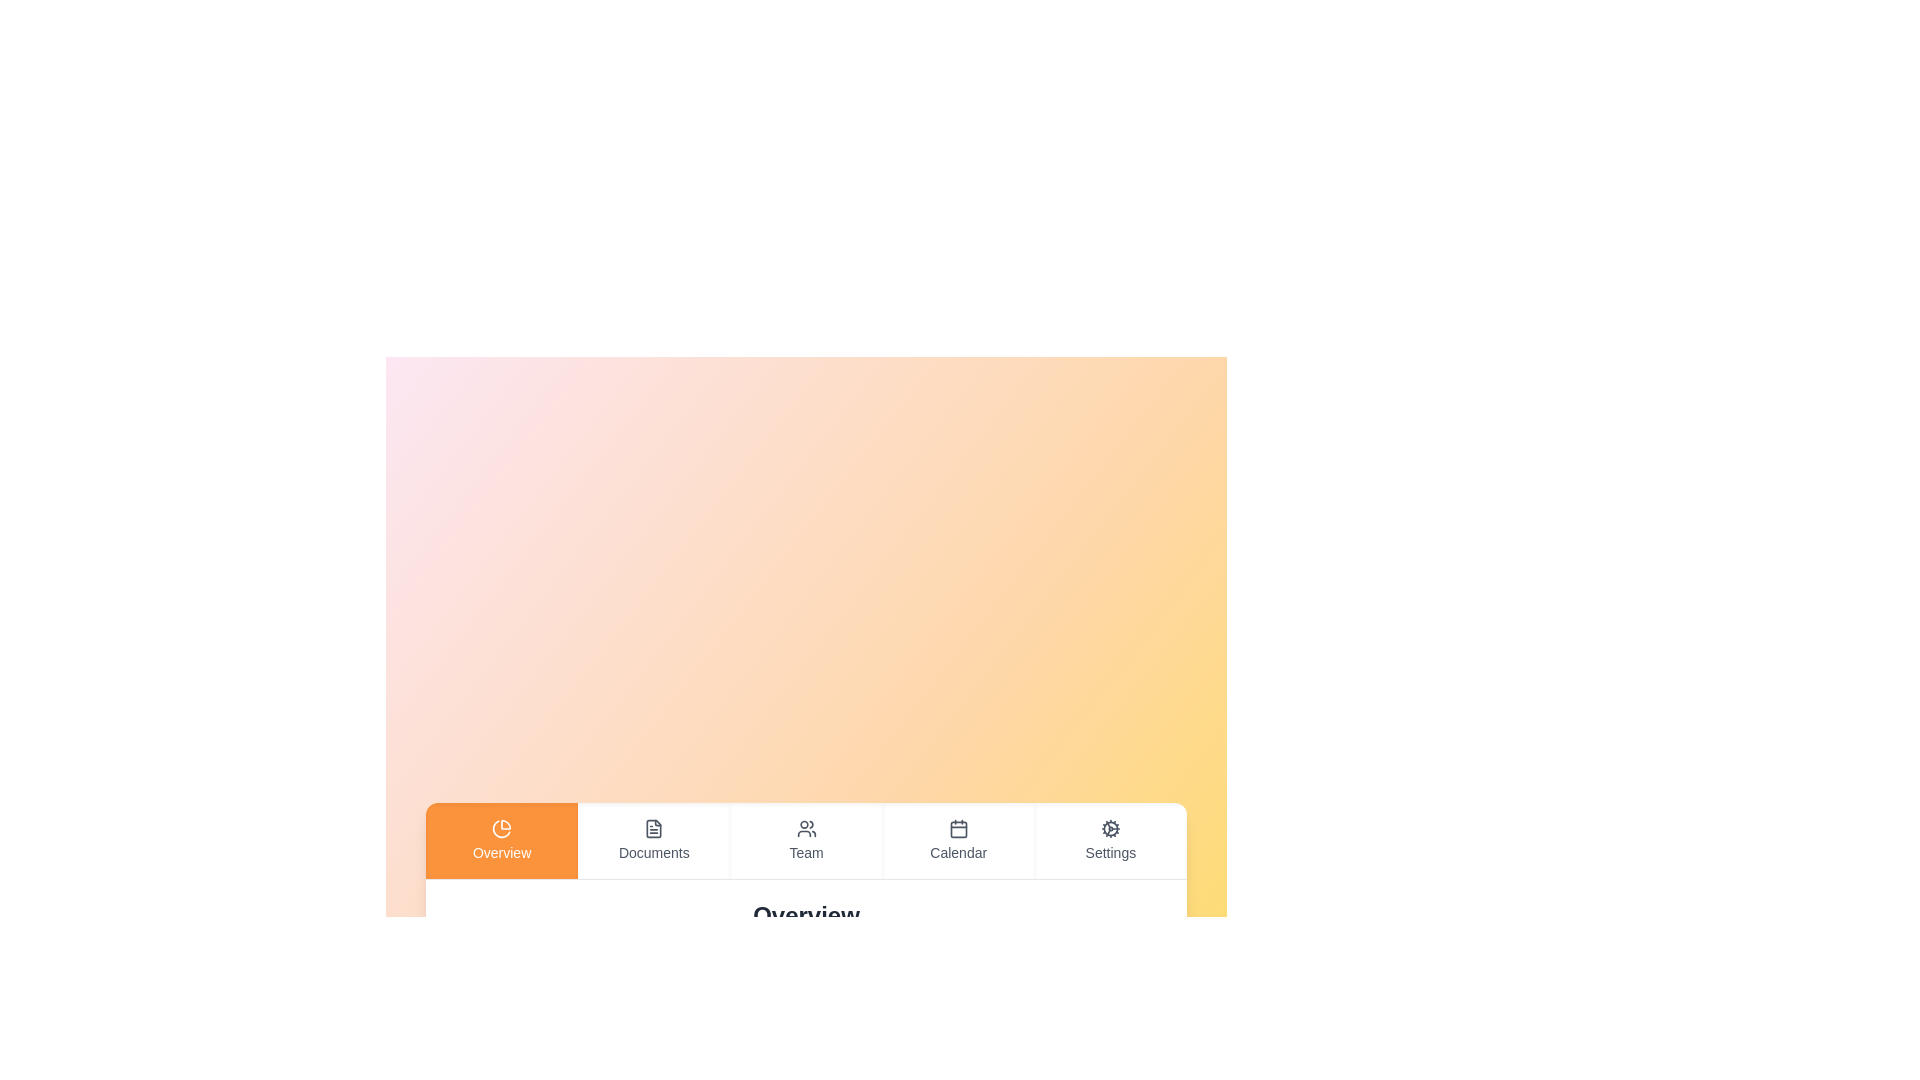 The width and height of the screenshot is (1920, 1080). I want to click on text label 'Documents' located at the center of the second button in the navigation bar at the bottom of the interface to understand its purpose, so click(654, 852).